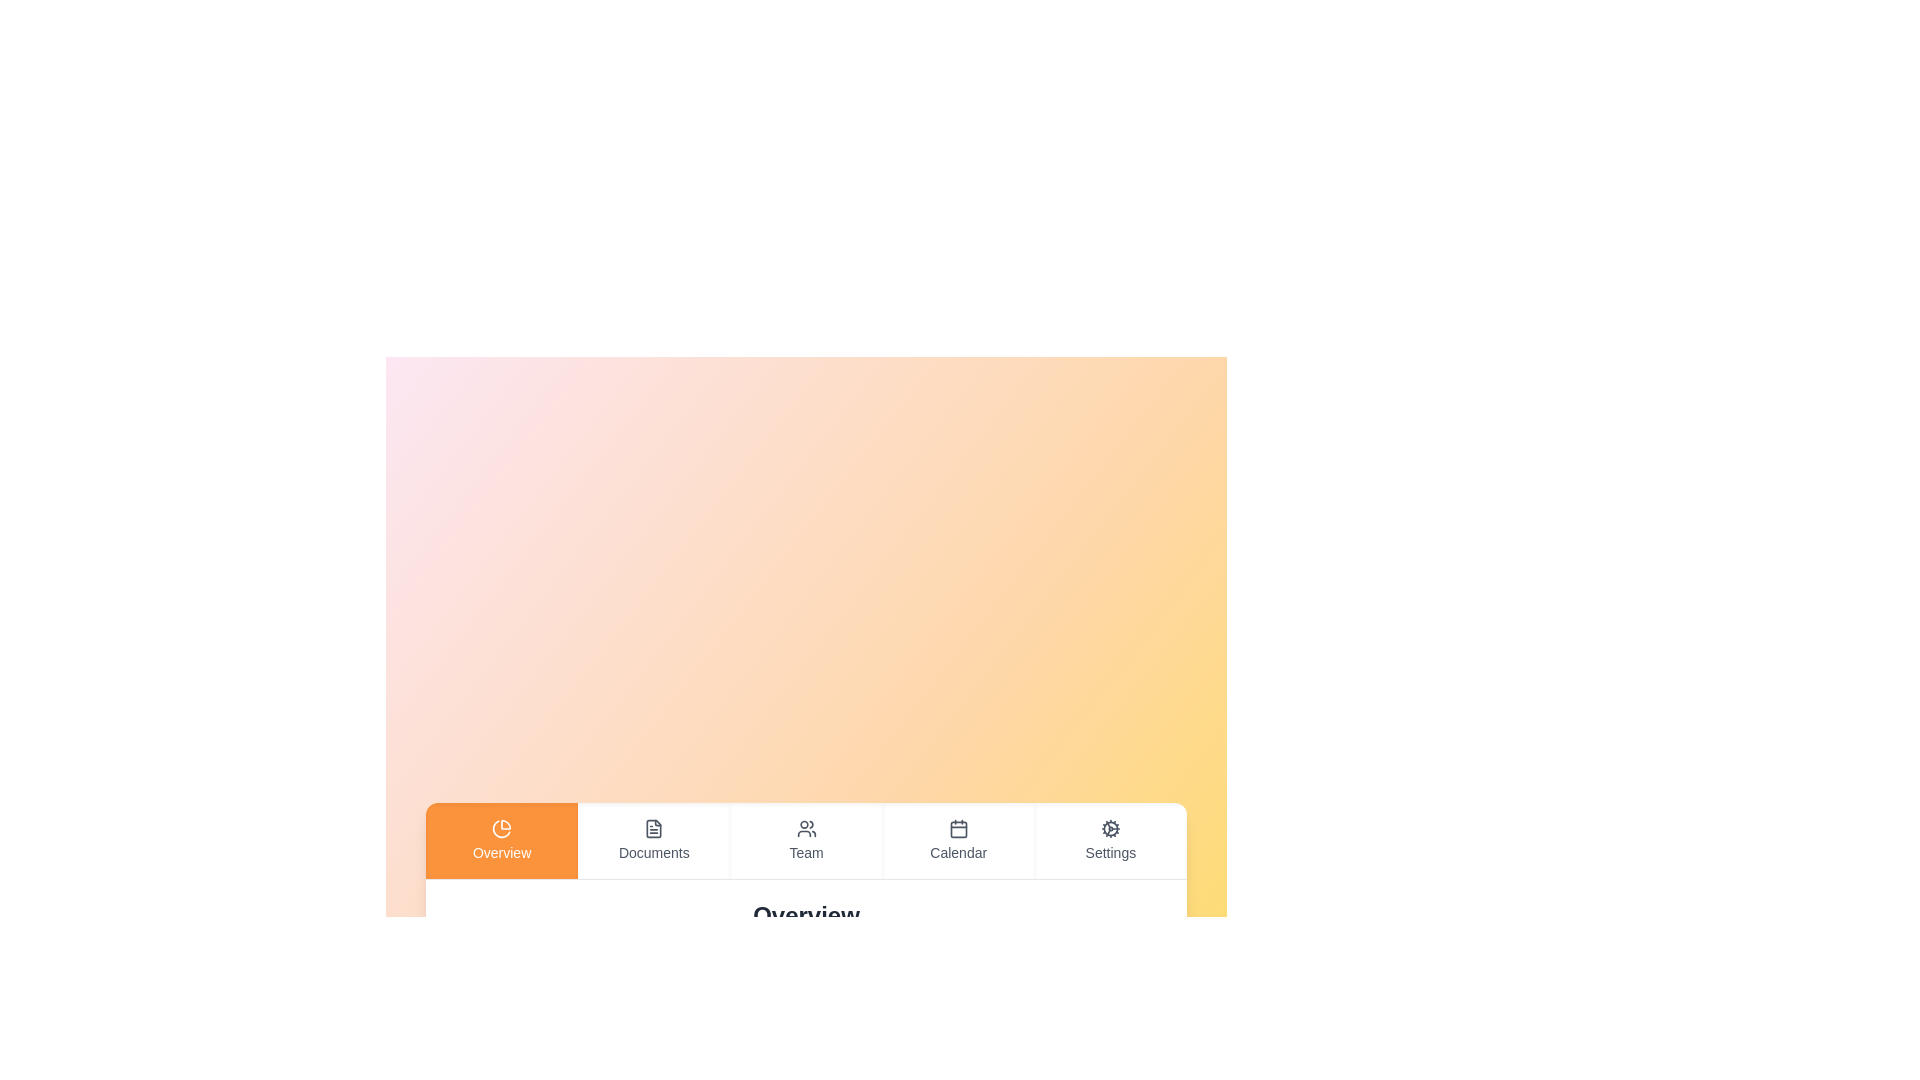 The width and height of the screenshot is (1920, 1080). I want to click on text label 'Documents' located at the center of the second button in the navigation bar at the bottom of the interface to understand its purpose, so click(654, 852).